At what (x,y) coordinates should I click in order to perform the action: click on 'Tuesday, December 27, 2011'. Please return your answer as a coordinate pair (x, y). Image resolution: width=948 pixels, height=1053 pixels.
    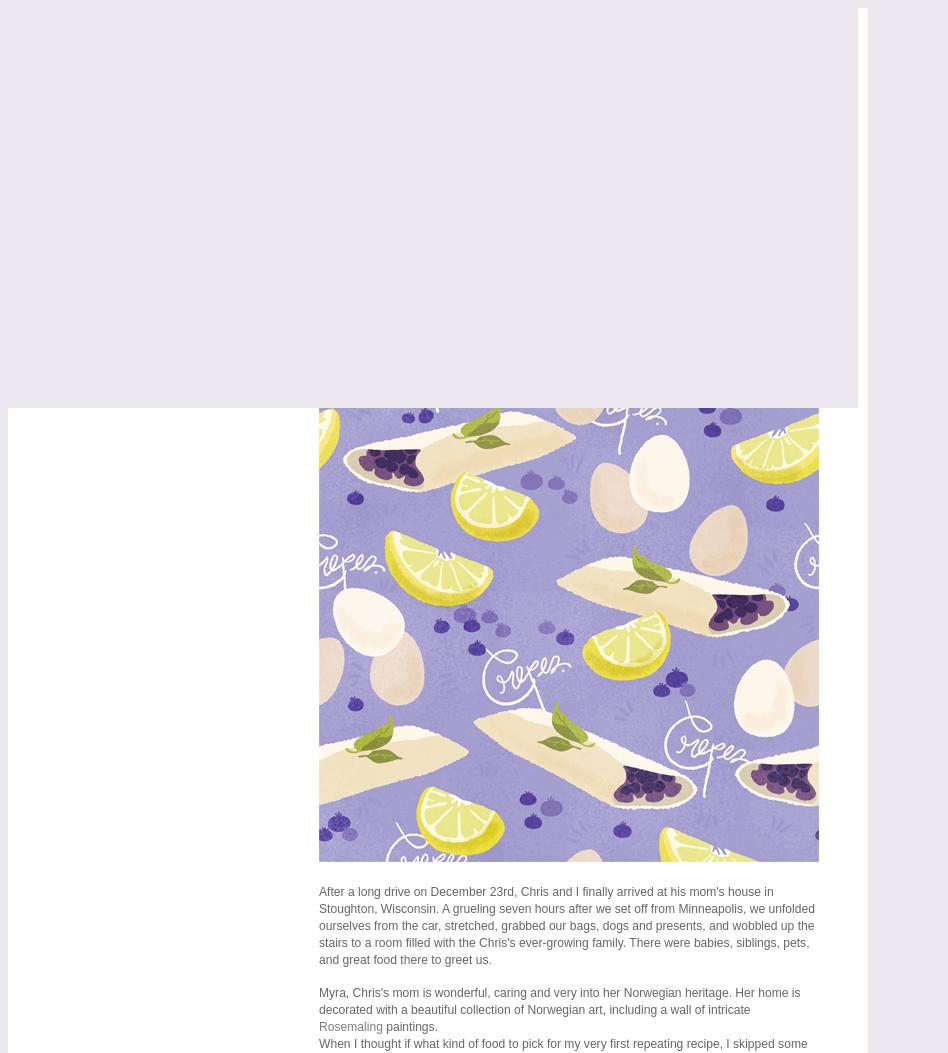
    Looking at the image, I should click on (435, 312).